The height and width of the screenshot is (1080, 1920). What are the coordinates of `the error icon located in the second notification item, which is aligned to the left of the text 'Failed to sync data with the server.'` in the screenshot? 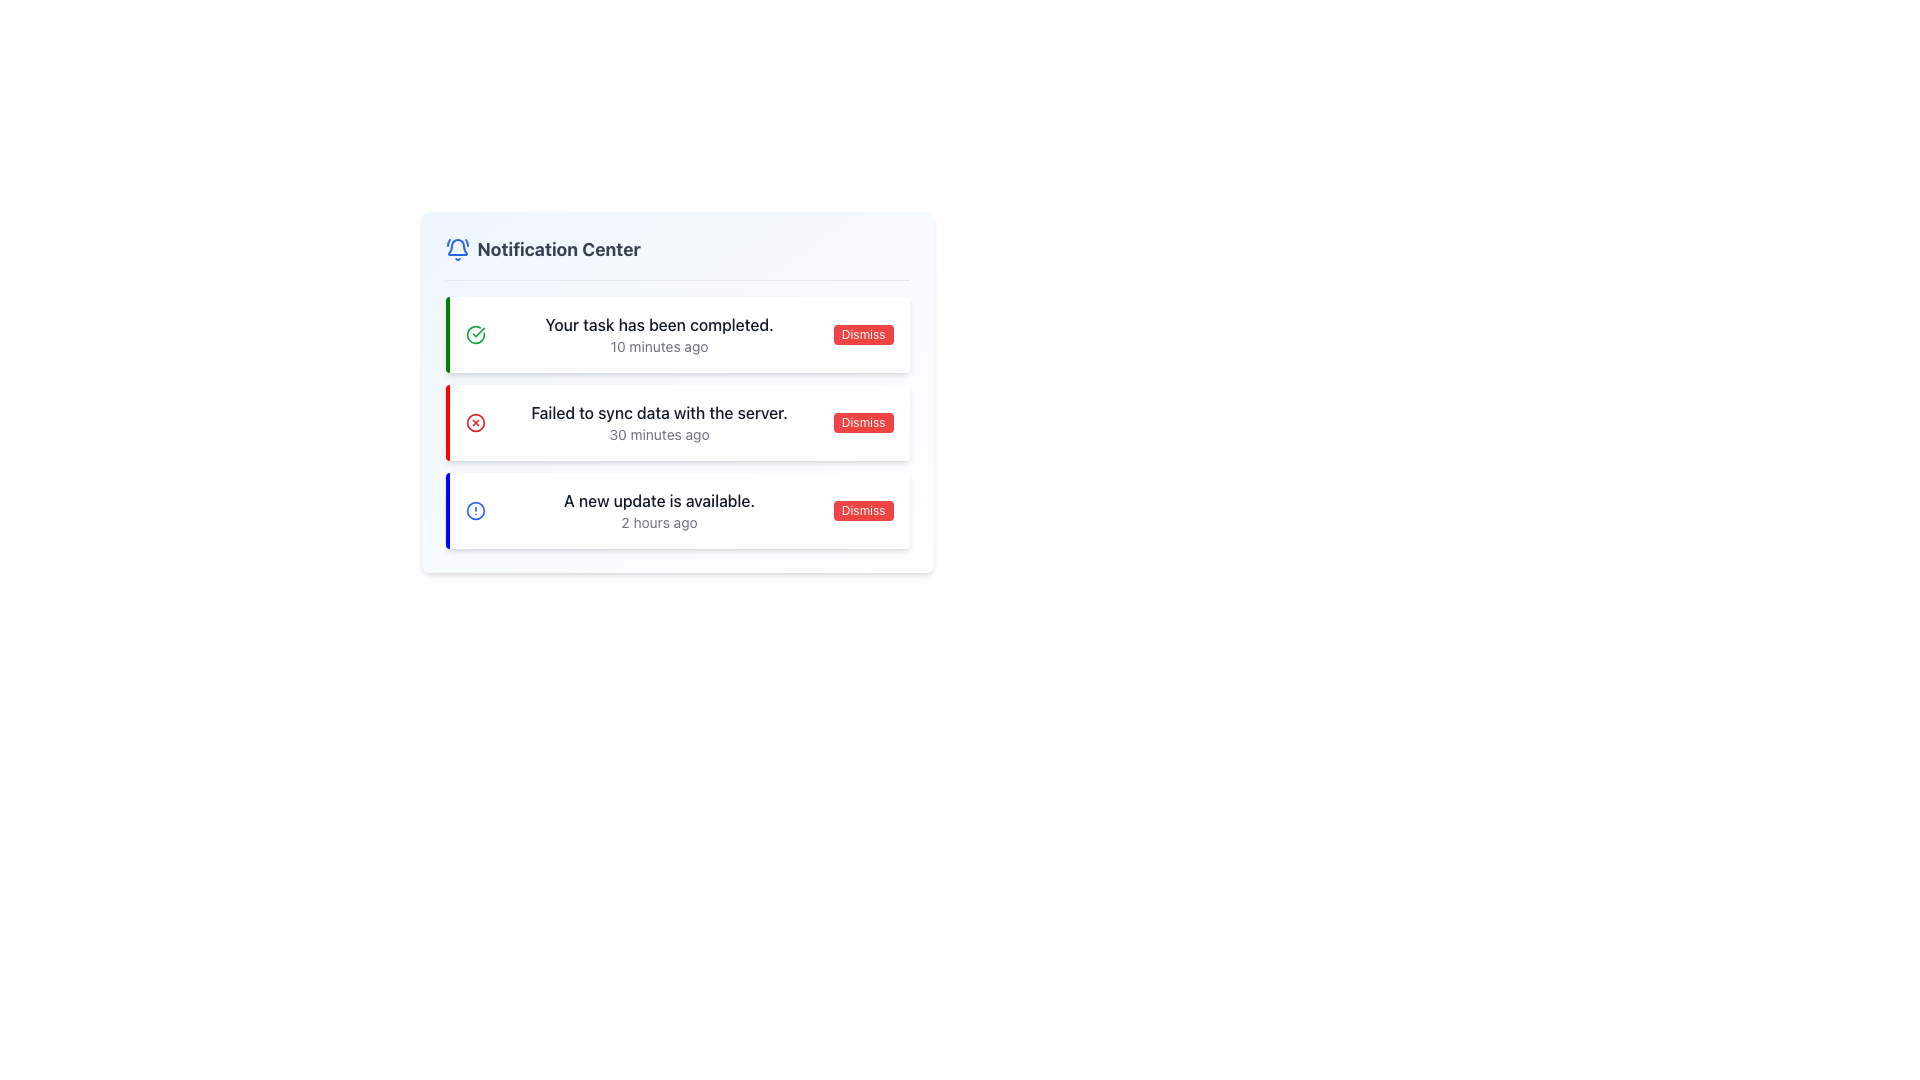 It's located at (474, 422).